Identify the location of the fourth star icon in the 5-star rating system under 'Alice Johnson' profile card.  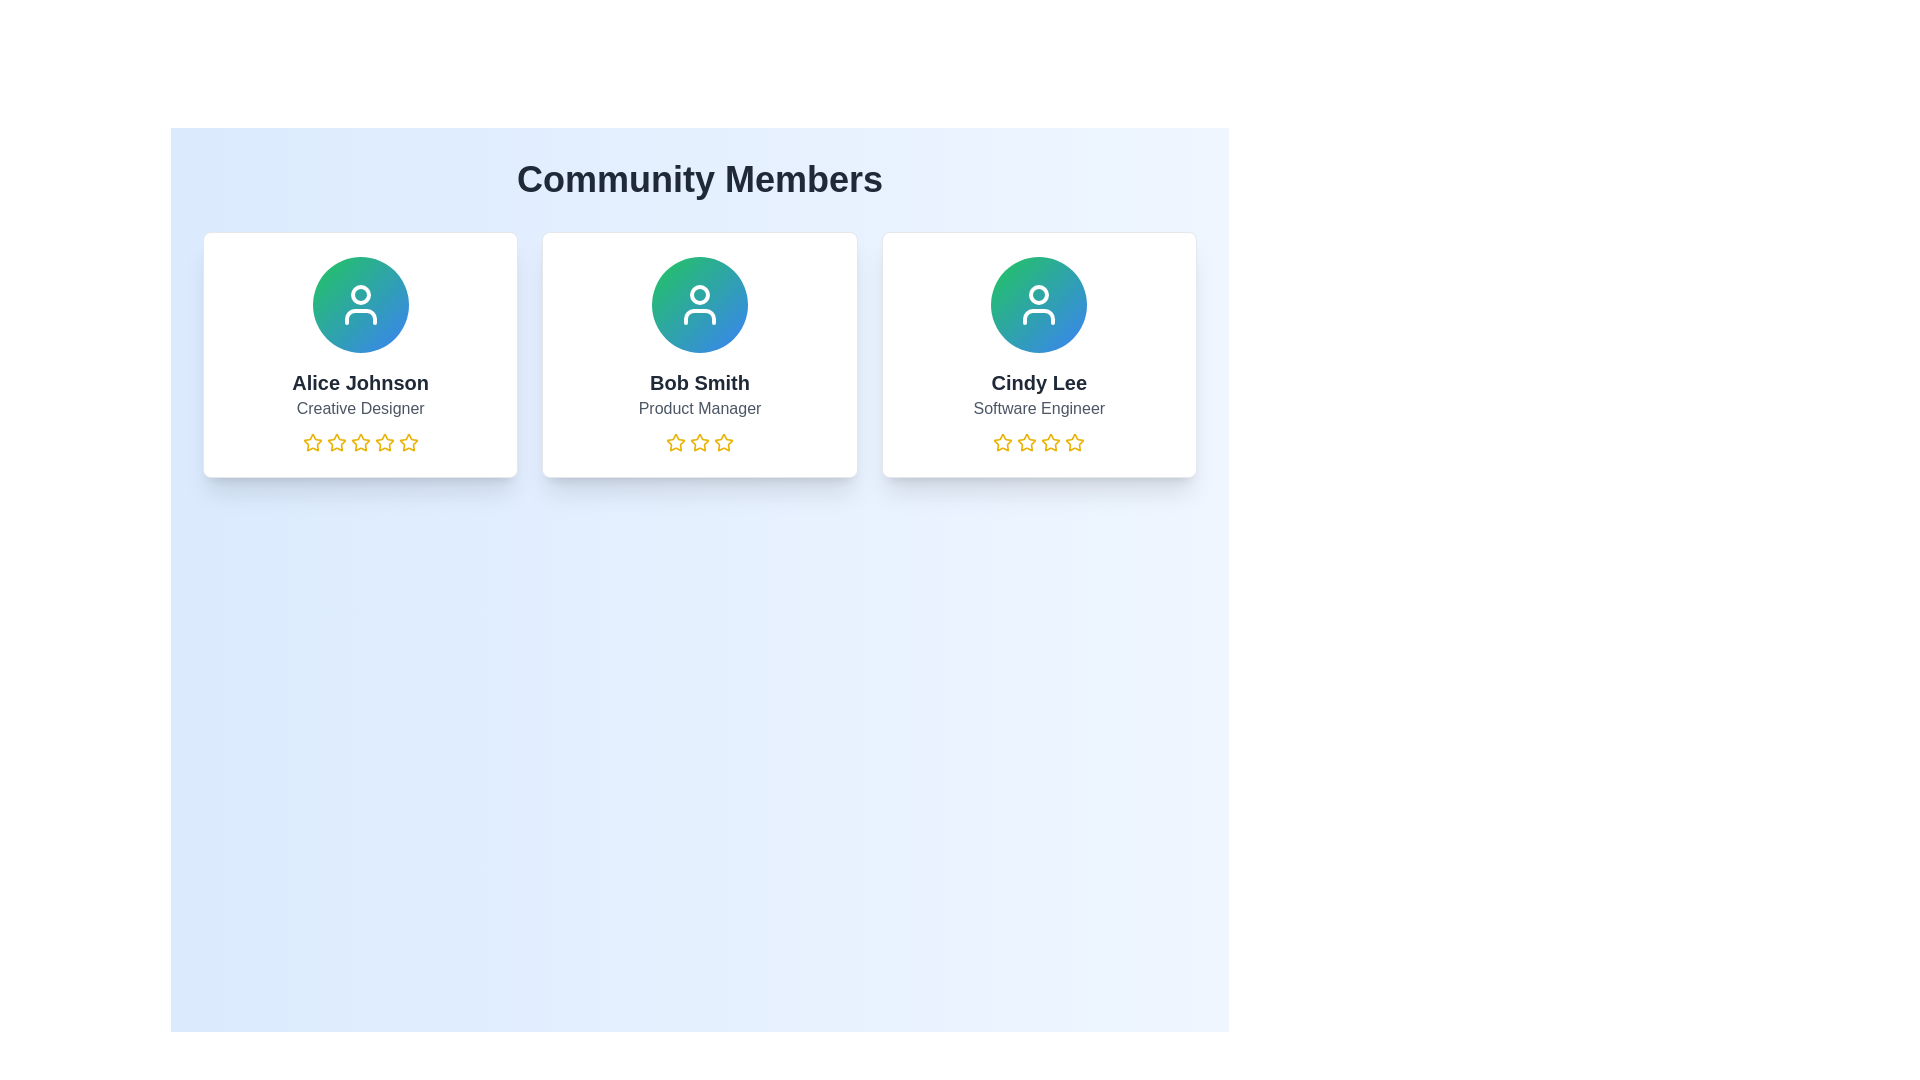
(384, 442).